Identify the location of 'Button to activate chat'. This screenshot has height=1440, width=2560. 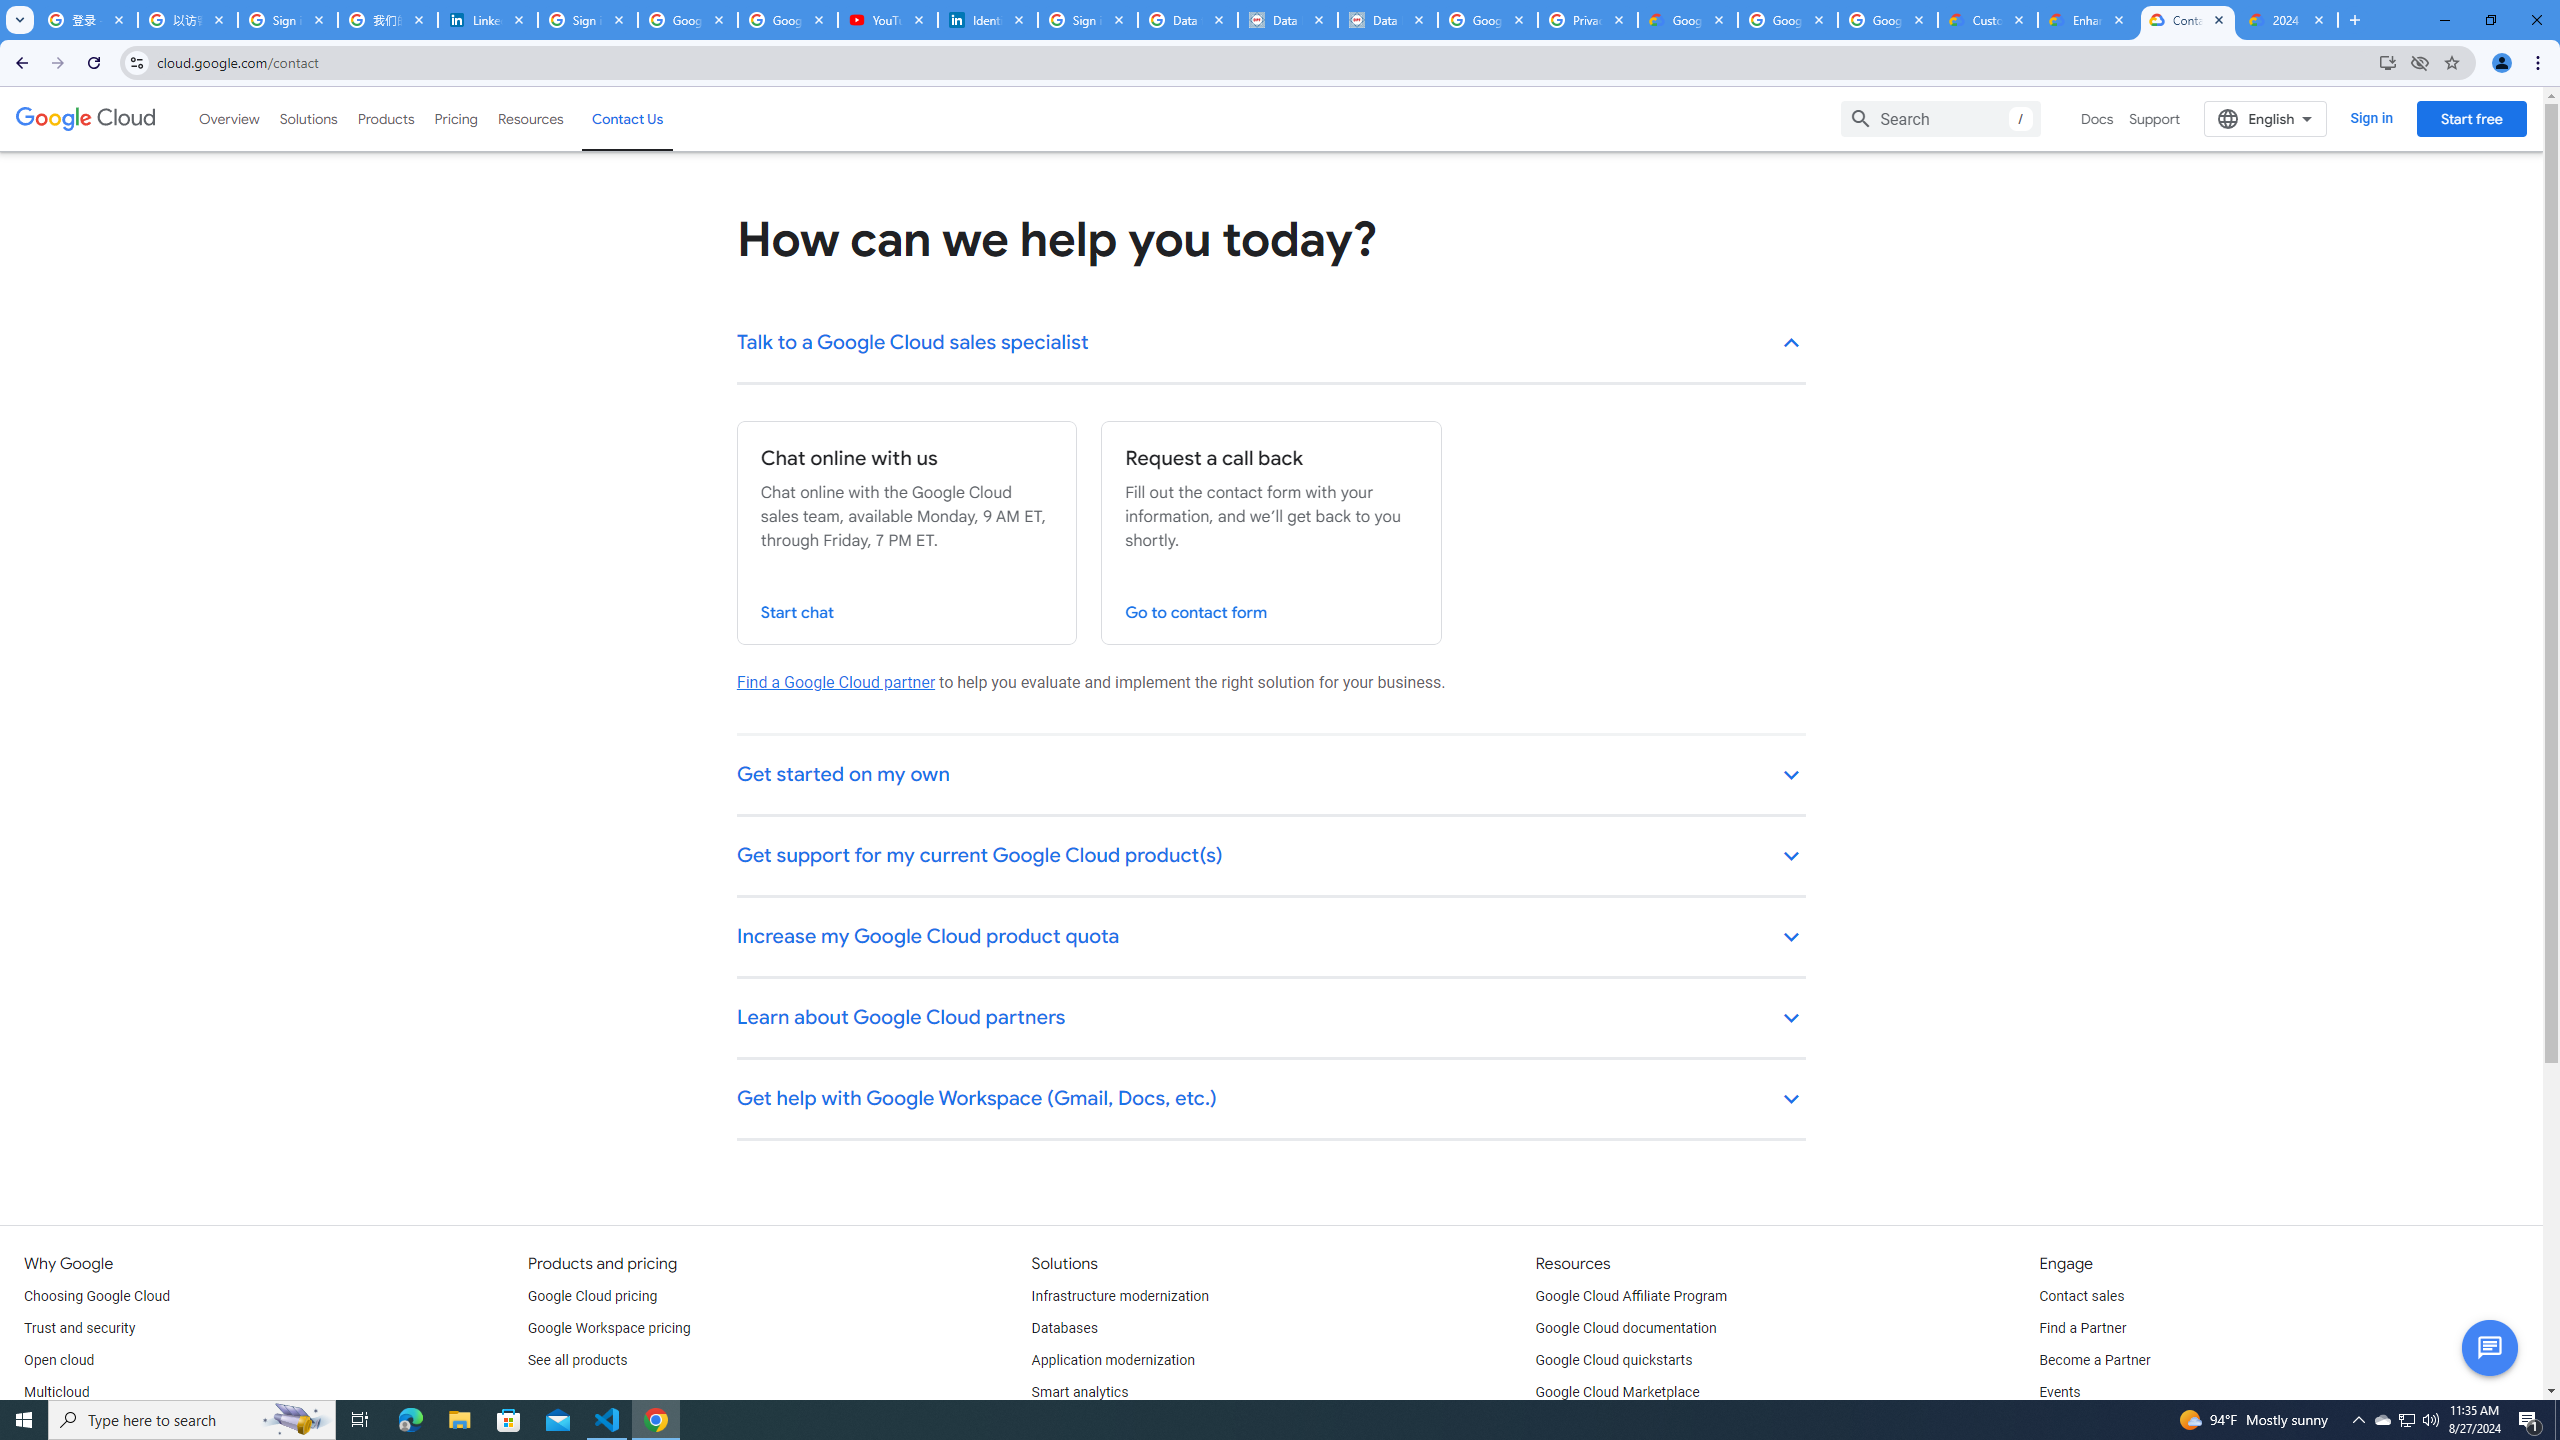
(2490, 1348).